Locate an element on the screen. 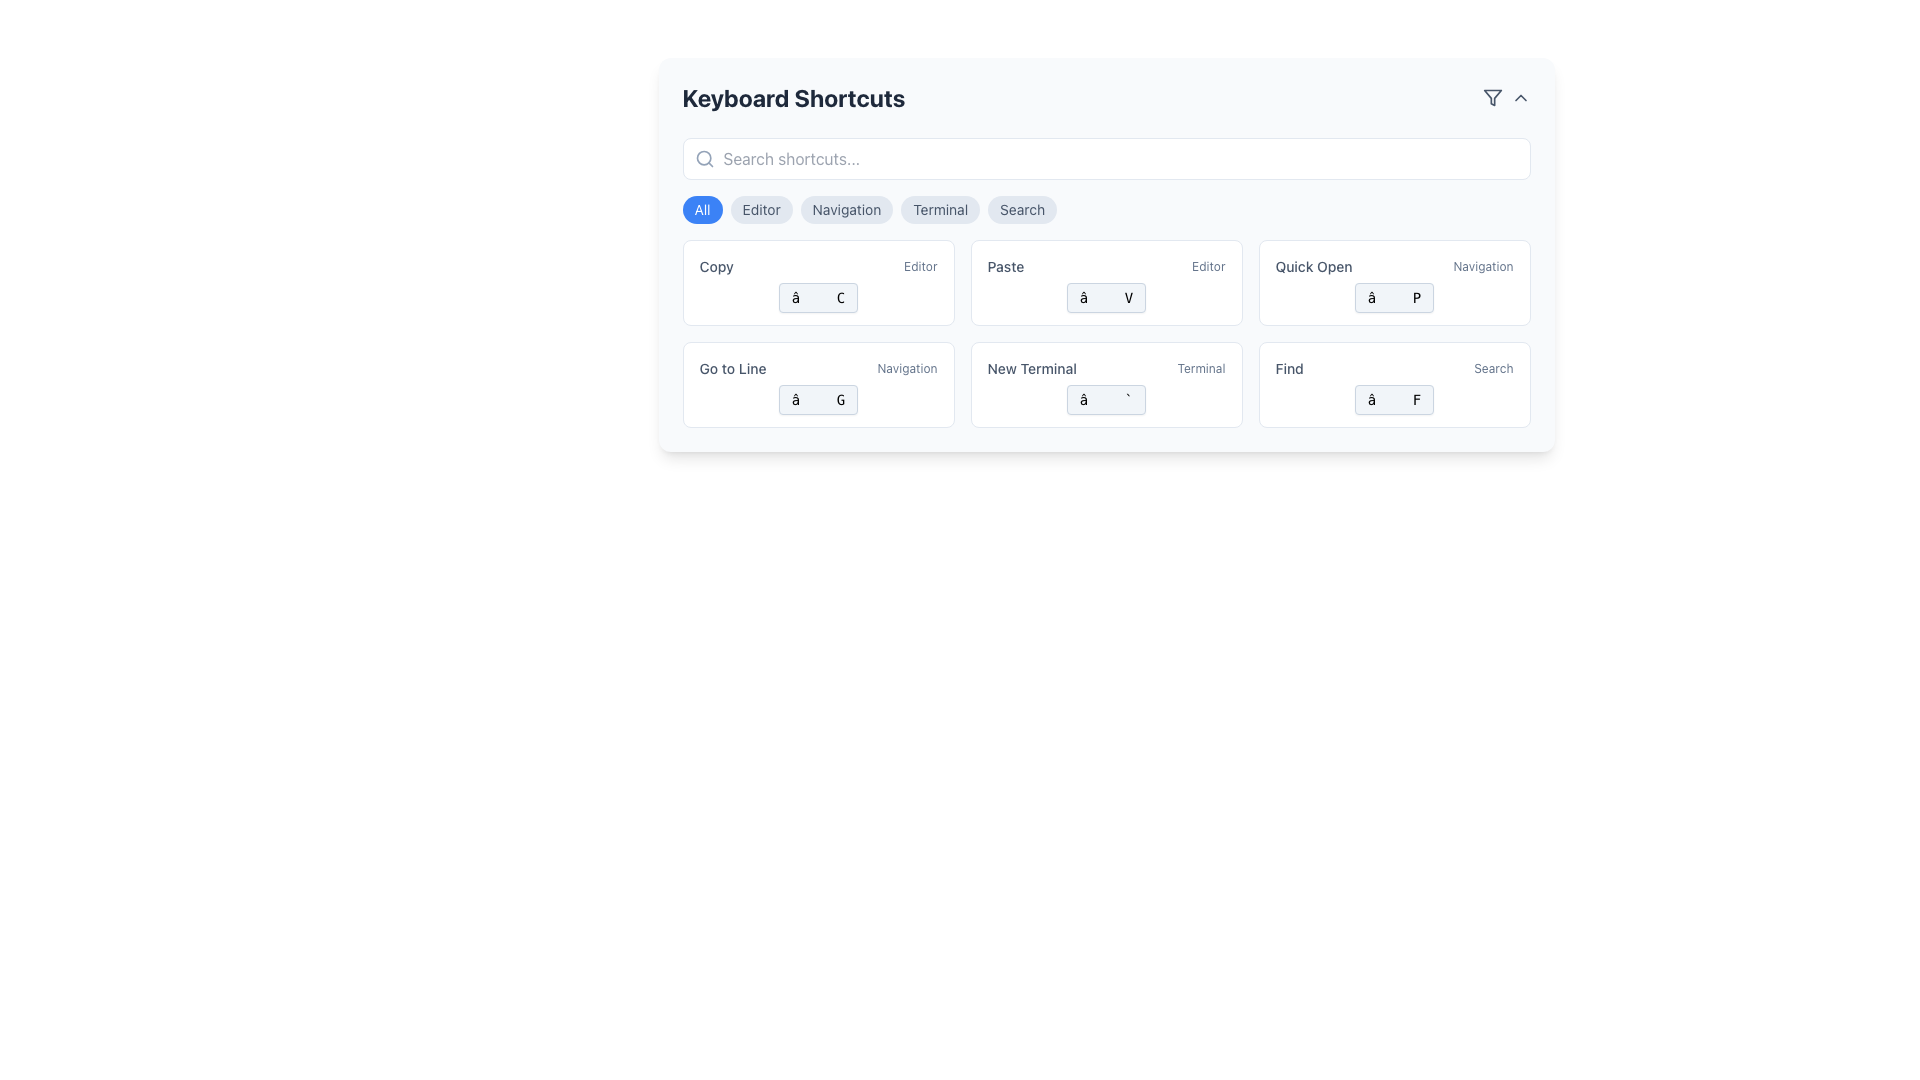 This screenshot has height=1080, width=1920. the 'Copy' label, which is styled in a small font with medium weight and a cool slate shade, located prominently within the keyboard shortcuts panel is located at coordinates (716, 265).